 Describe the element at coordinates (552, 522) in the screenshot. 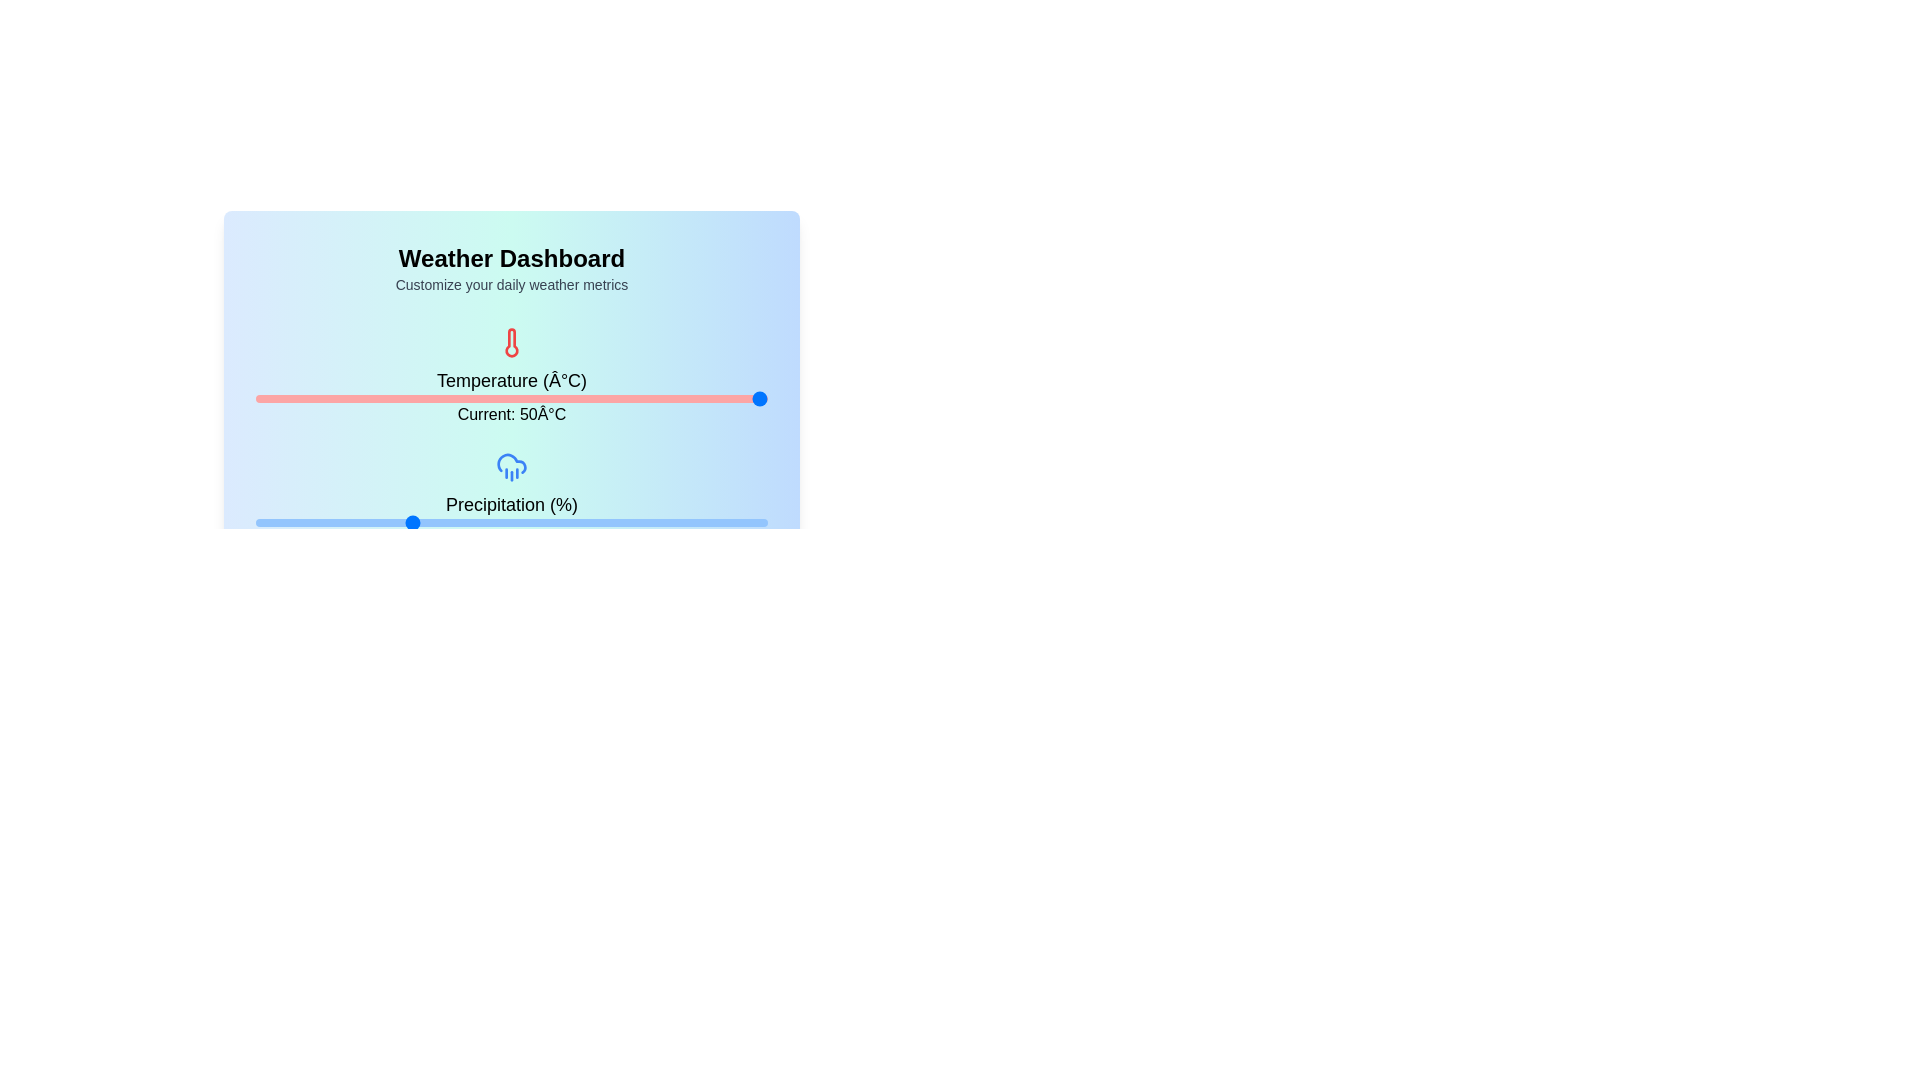

I see `the precipitation level` at that location.